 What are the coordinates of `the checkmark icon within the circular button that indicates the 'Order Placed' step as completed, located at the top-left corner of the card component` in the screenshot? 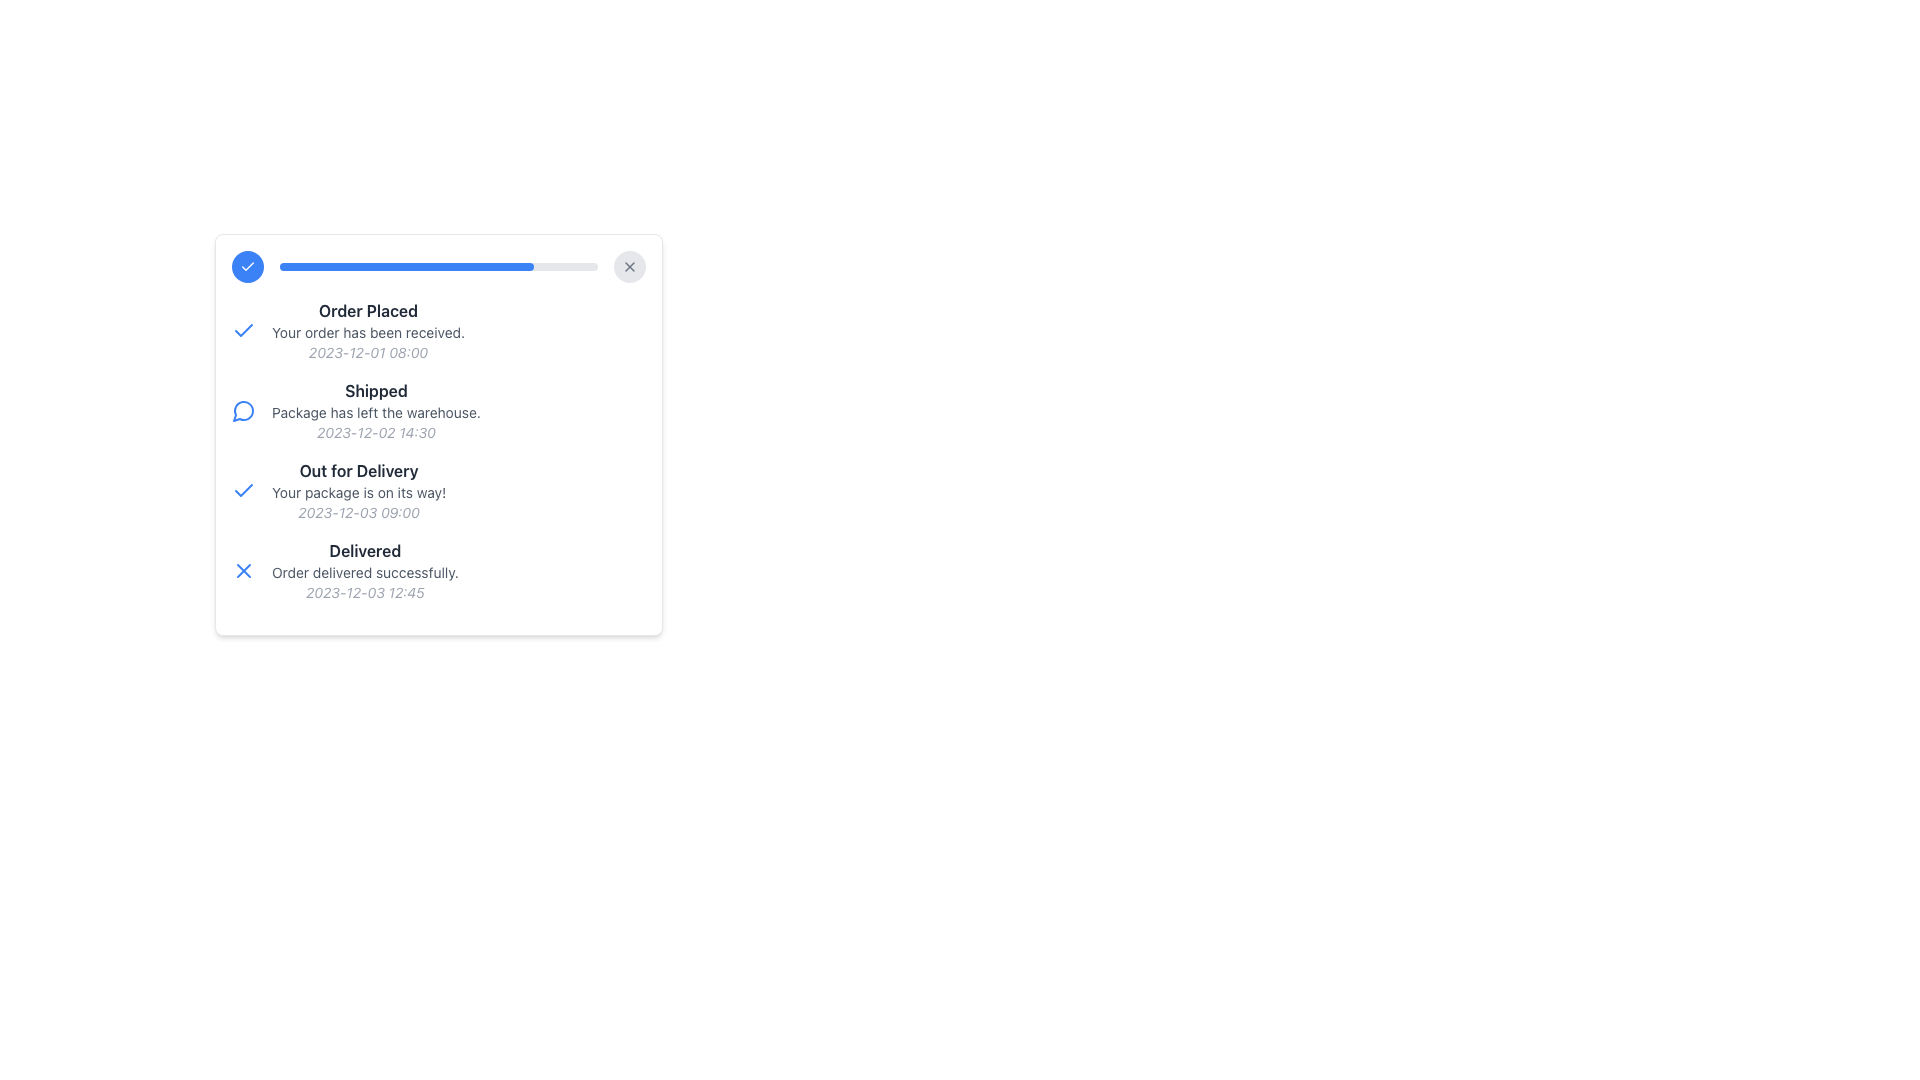 It's located at (247, 265).